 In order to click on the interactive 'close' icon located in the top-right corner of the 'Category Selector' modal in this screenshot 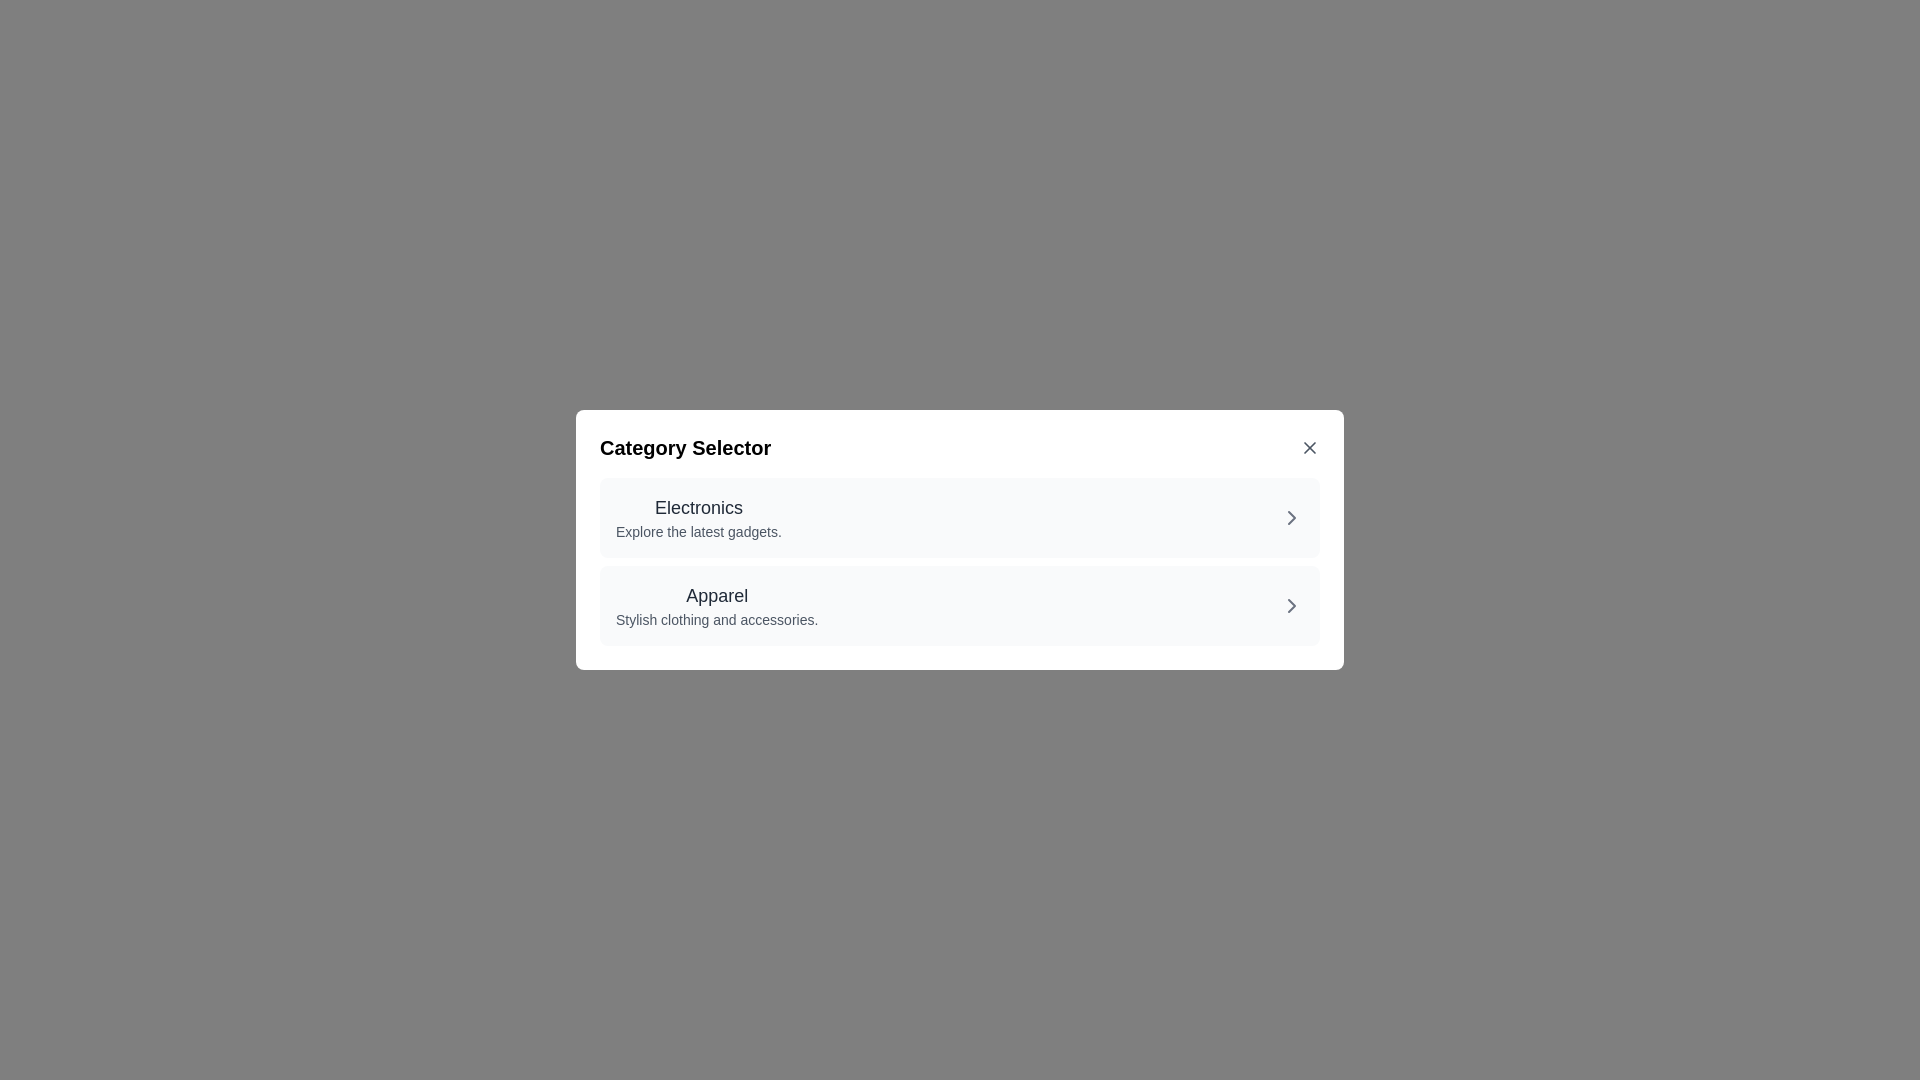, I will do `click(1310, 446)`.